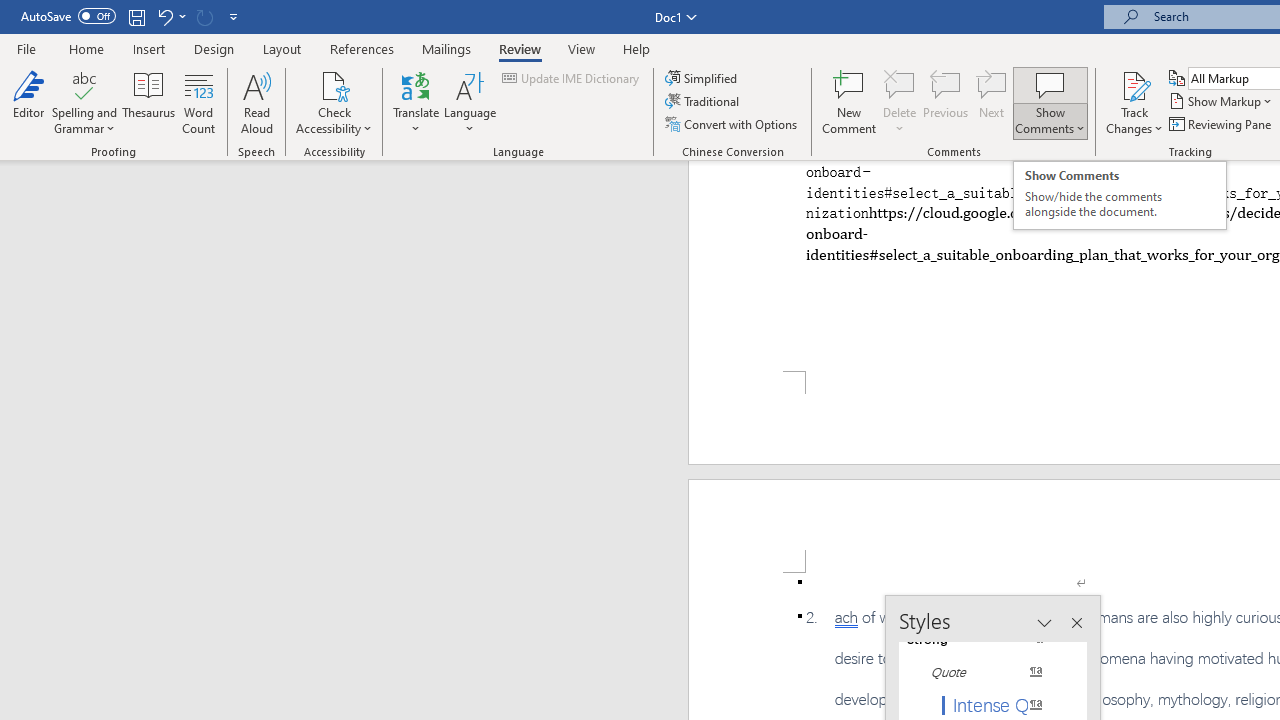 This screenshot has width=1280, height=720. I want to click on 'Show Markup', so click(1221, 101).